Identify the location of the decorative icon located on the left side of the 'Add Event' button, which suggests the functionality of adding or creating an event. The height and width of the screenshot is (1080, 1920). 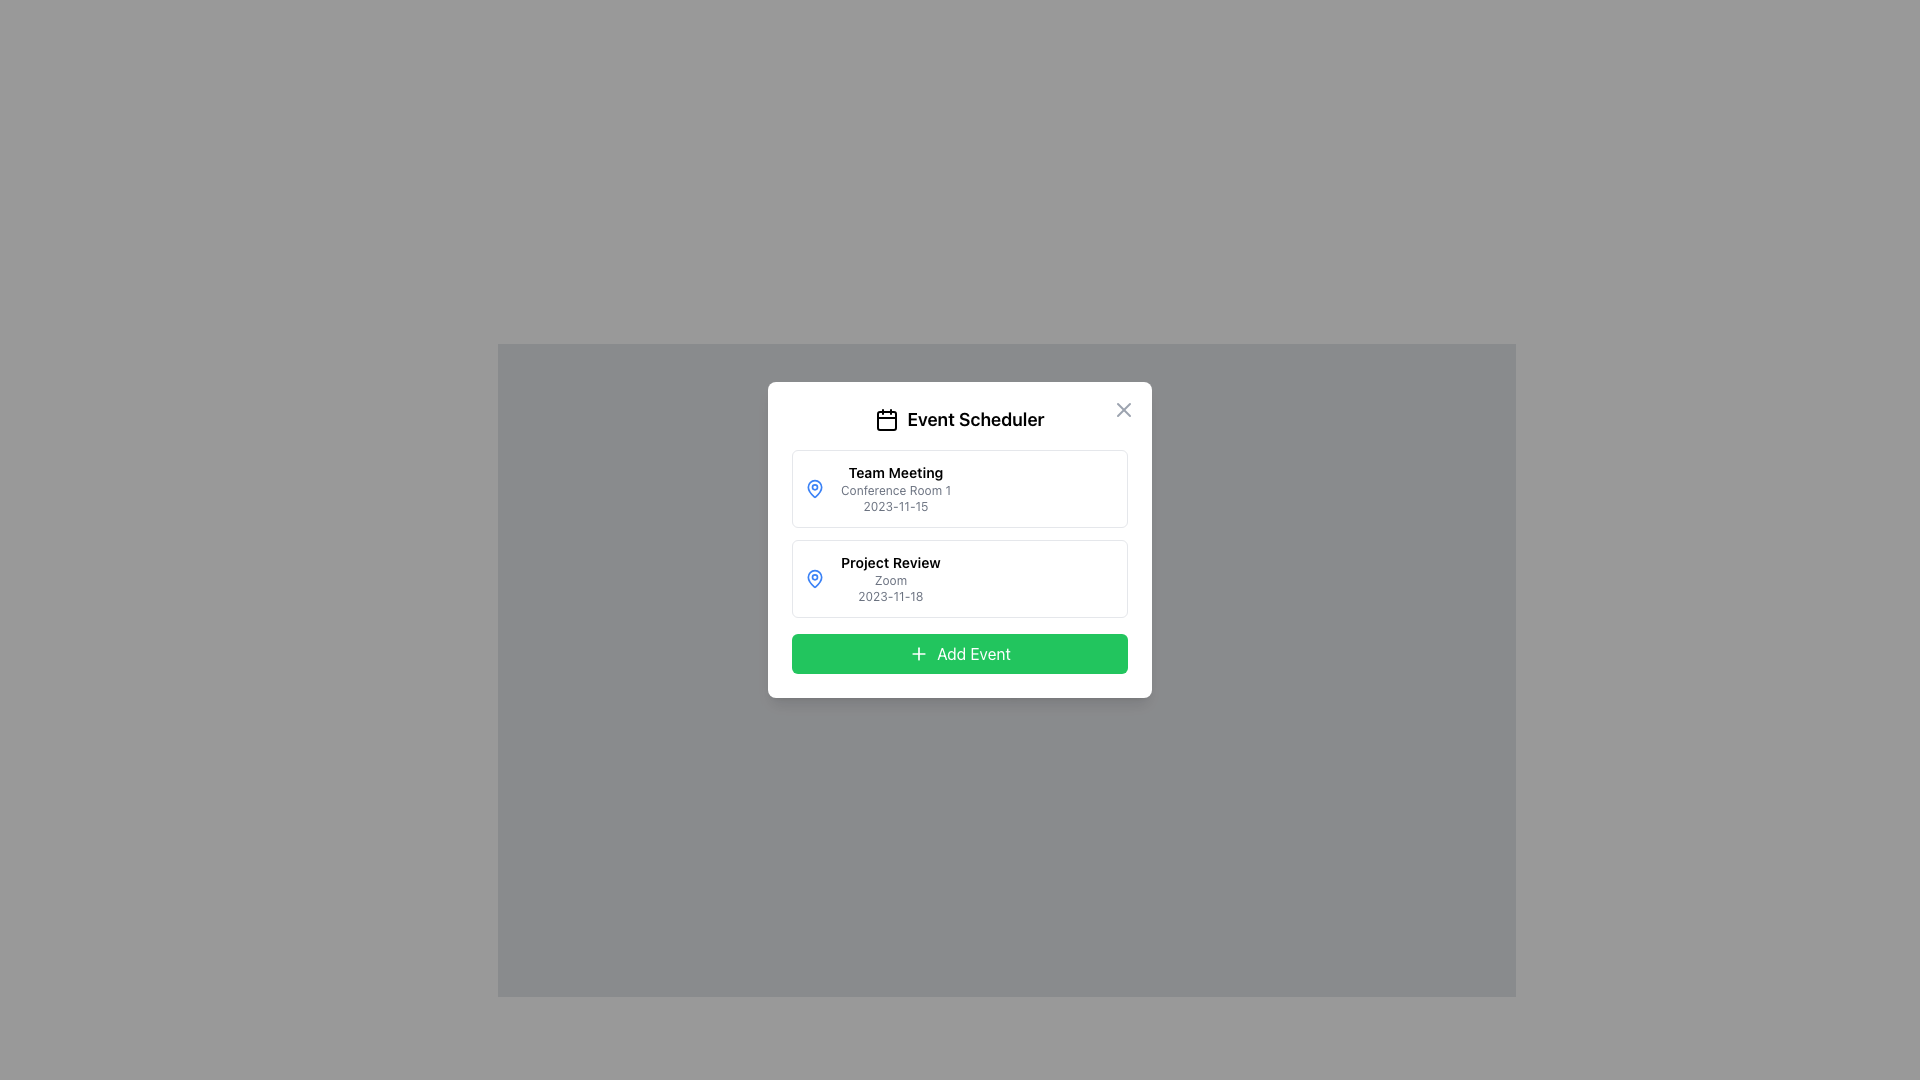
(918, 654).